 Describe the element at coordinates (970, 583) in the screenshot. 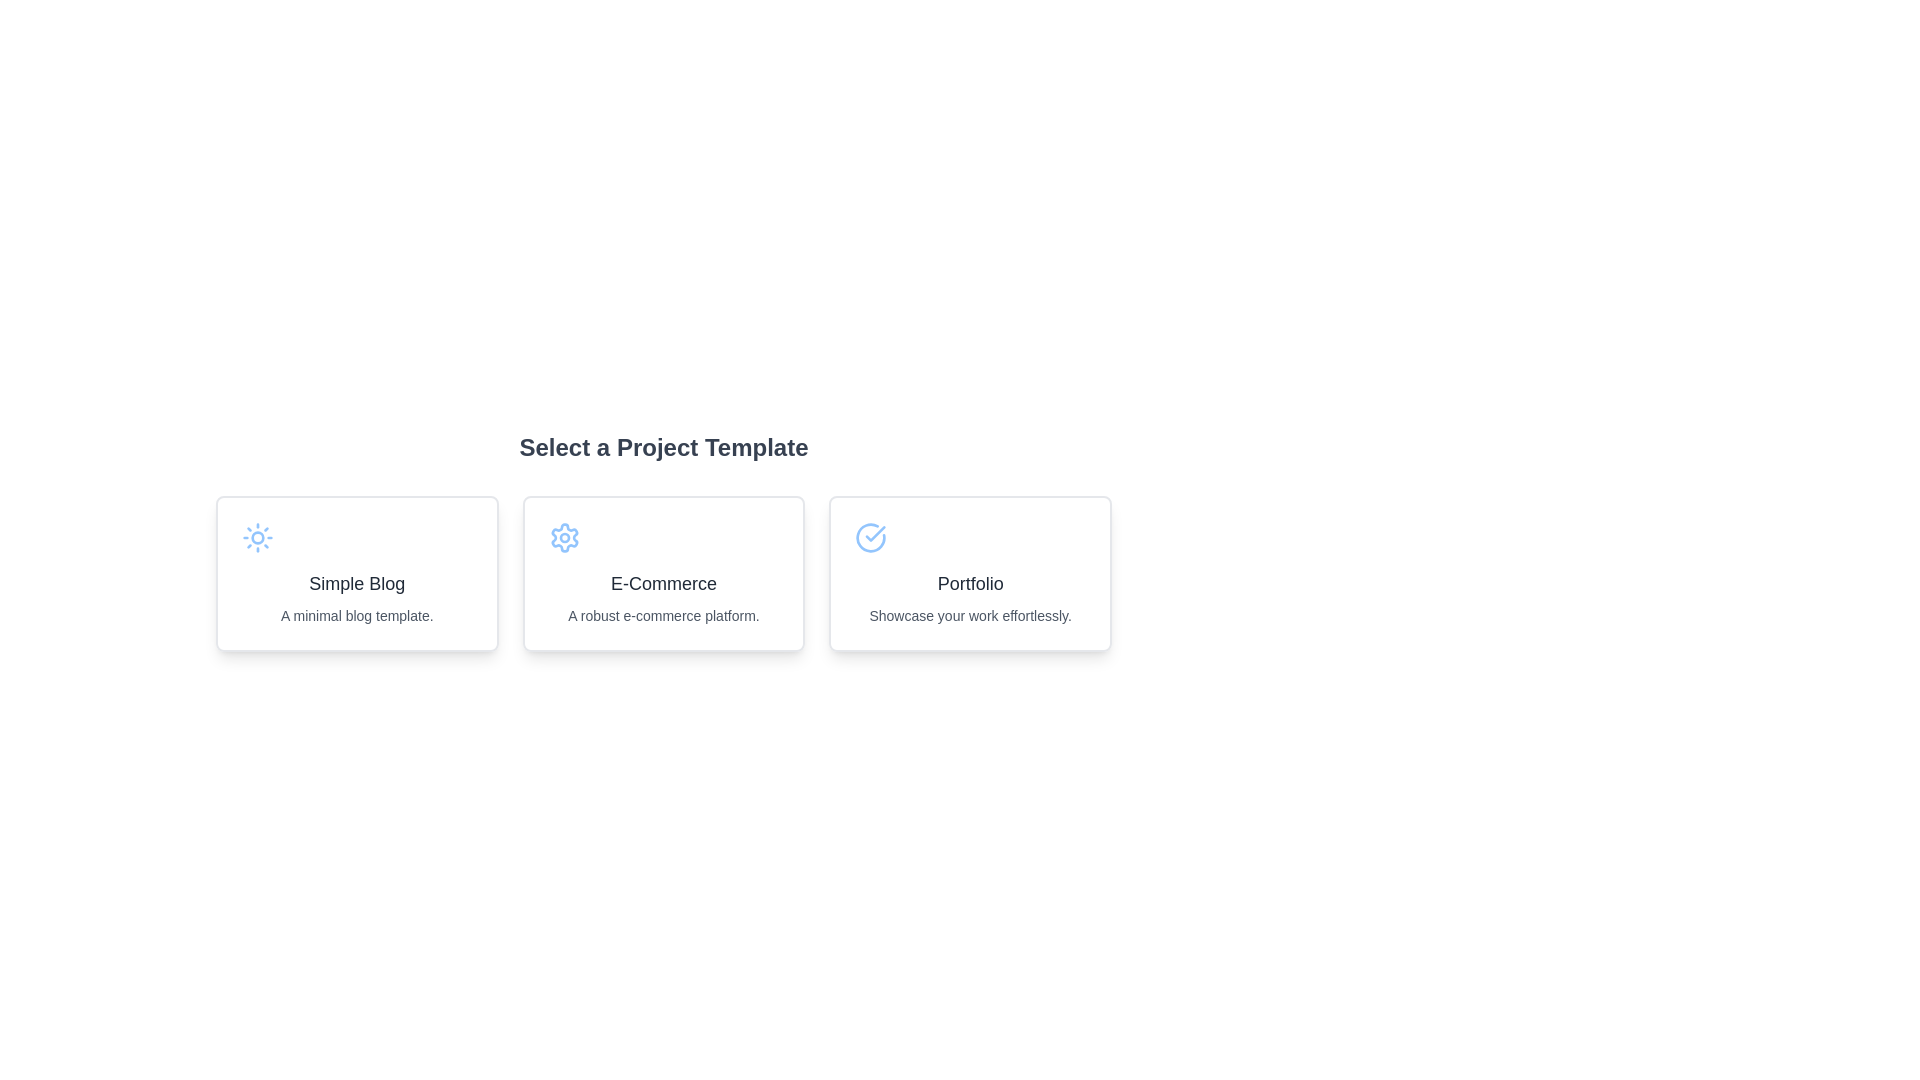

I see `the title text element for the 'Portfolio' option, which is located directly above the tagline 'Showcase your work effortlessly.'` at that location.